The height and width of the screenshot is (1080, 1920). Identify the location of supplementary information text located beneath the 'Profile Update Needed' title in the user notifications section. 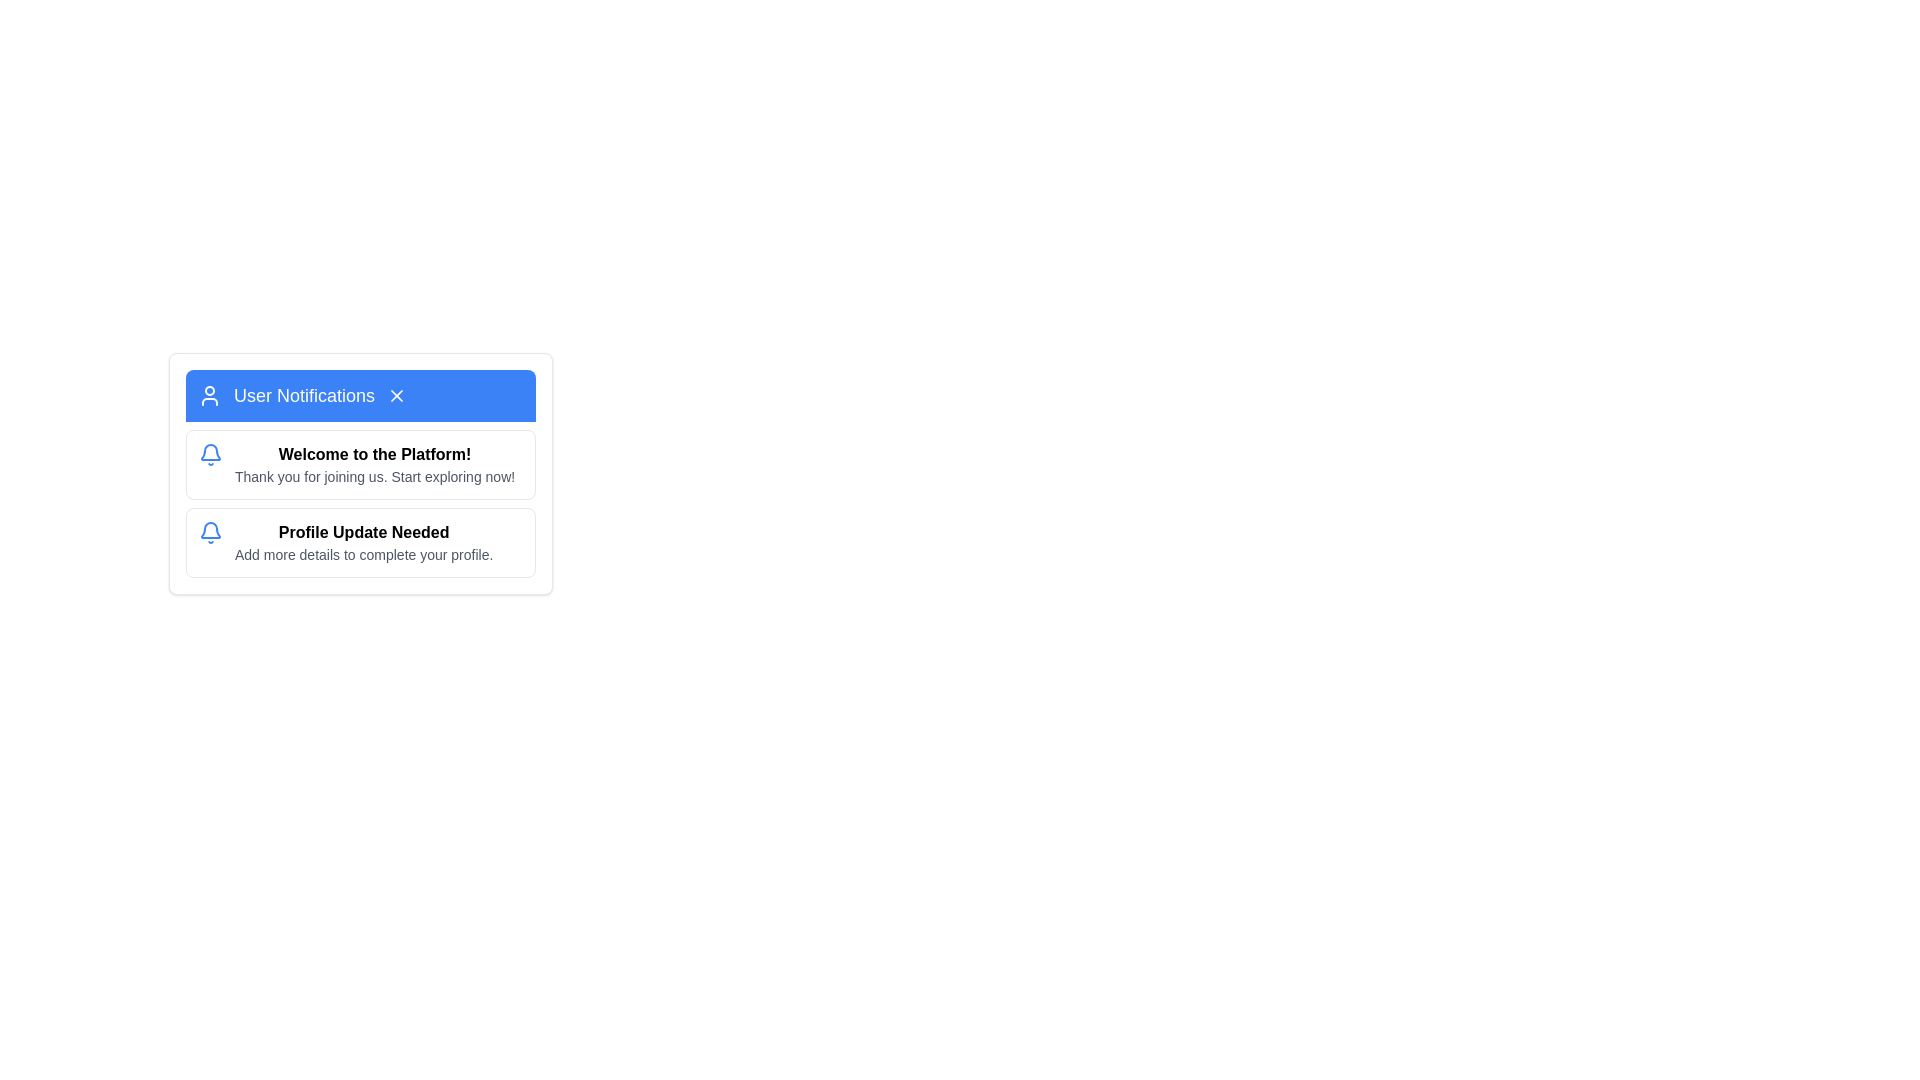
(364, 555).